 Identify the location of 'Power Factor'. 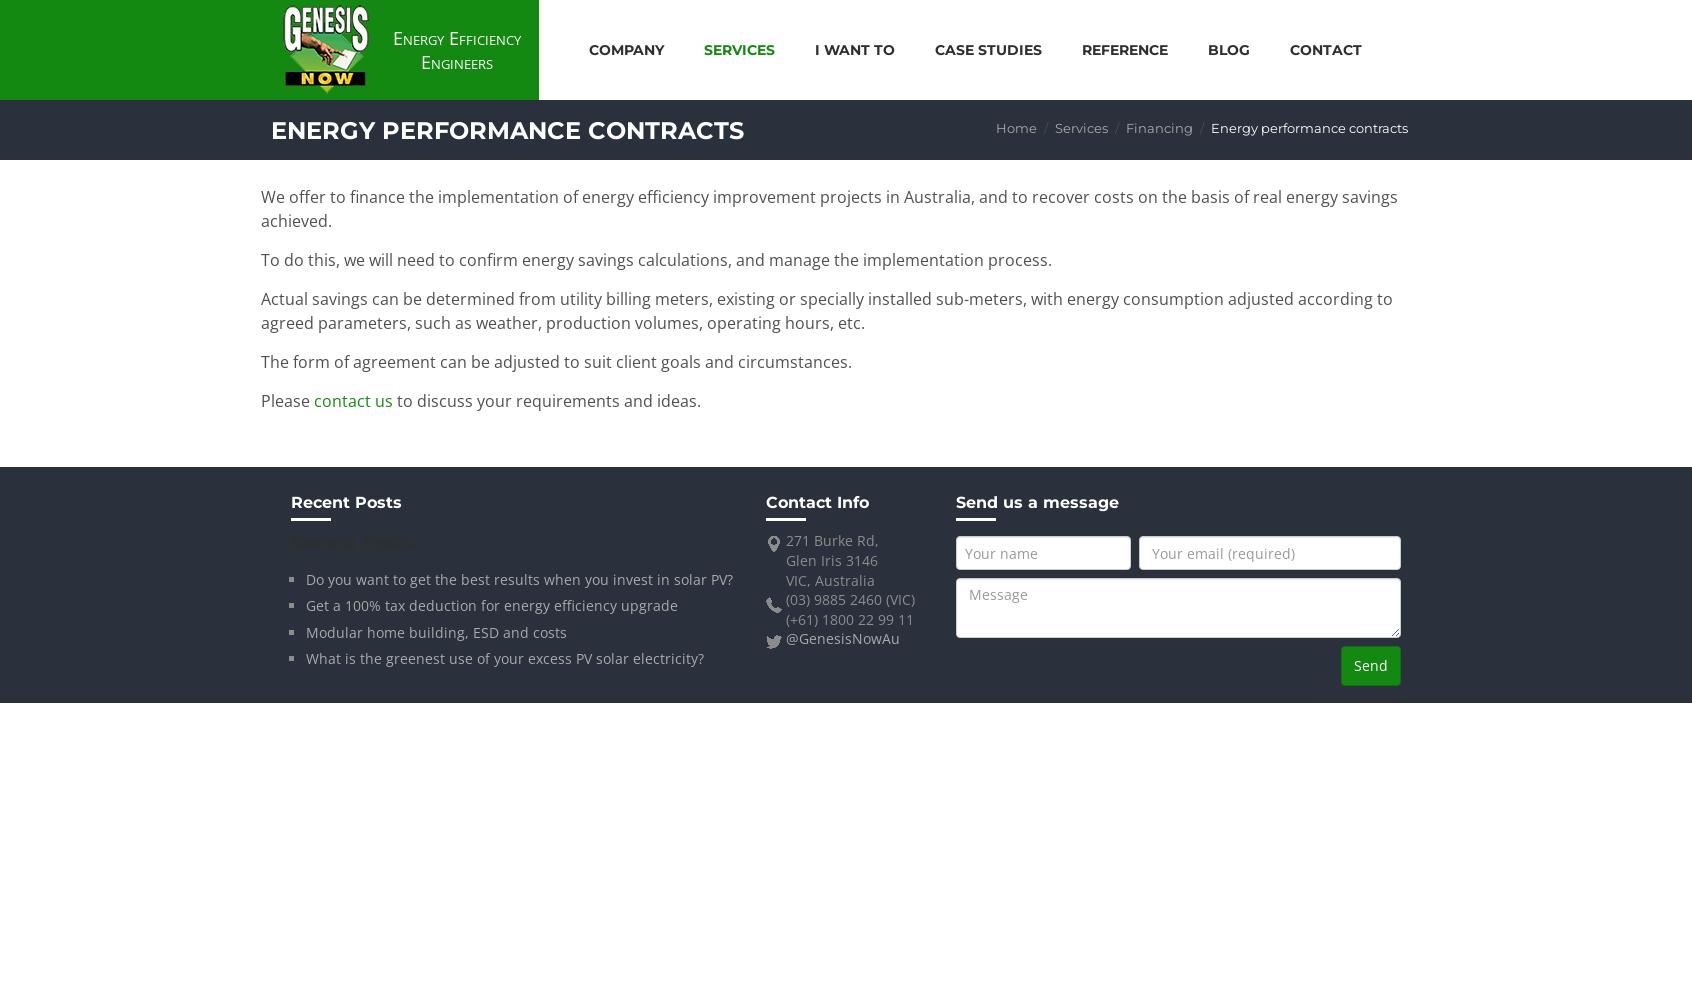
(1132, 202).